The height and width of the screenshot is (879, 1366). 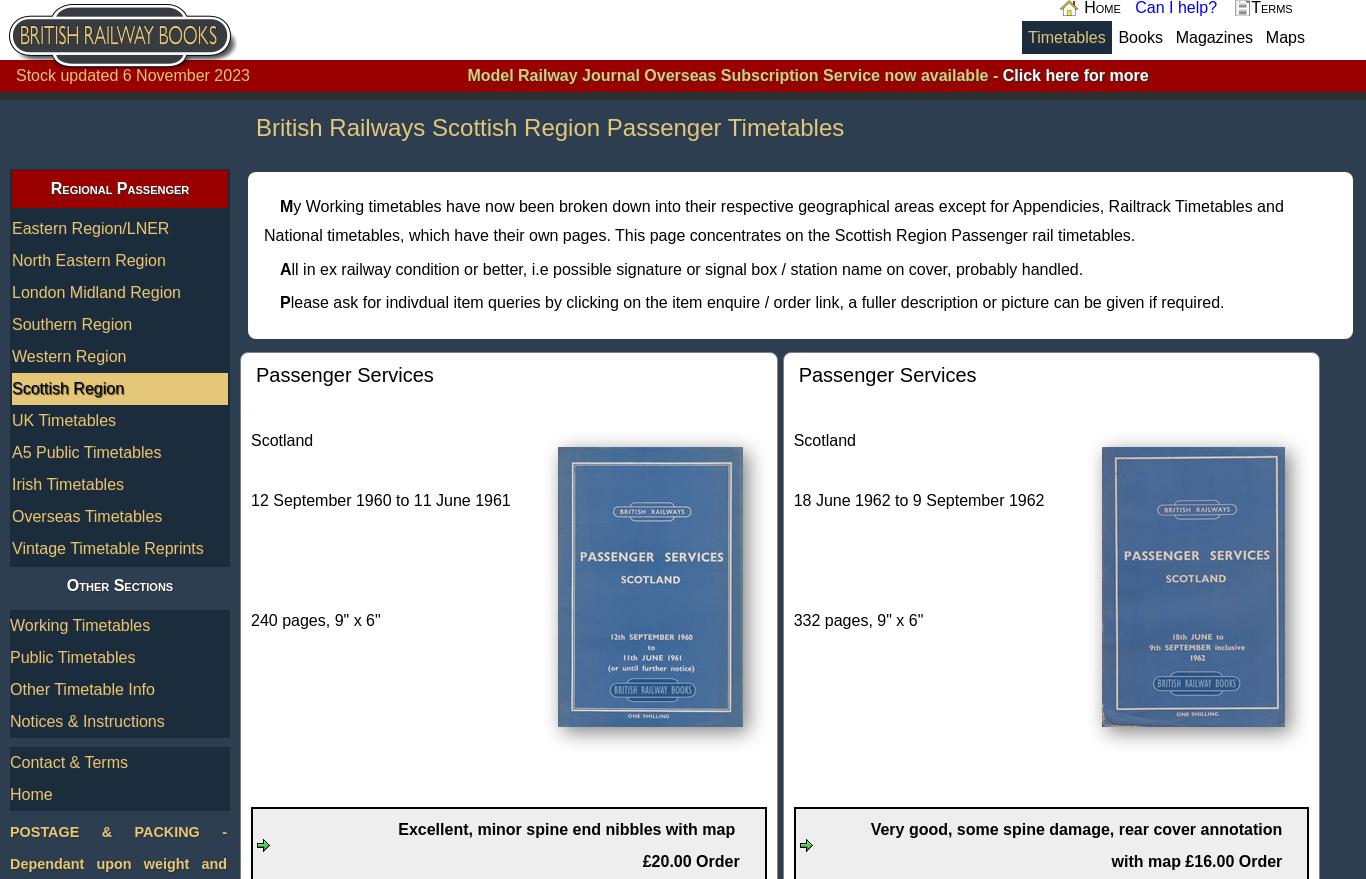 I want to click on 'Working Timetables', so click(x=80, y=625).